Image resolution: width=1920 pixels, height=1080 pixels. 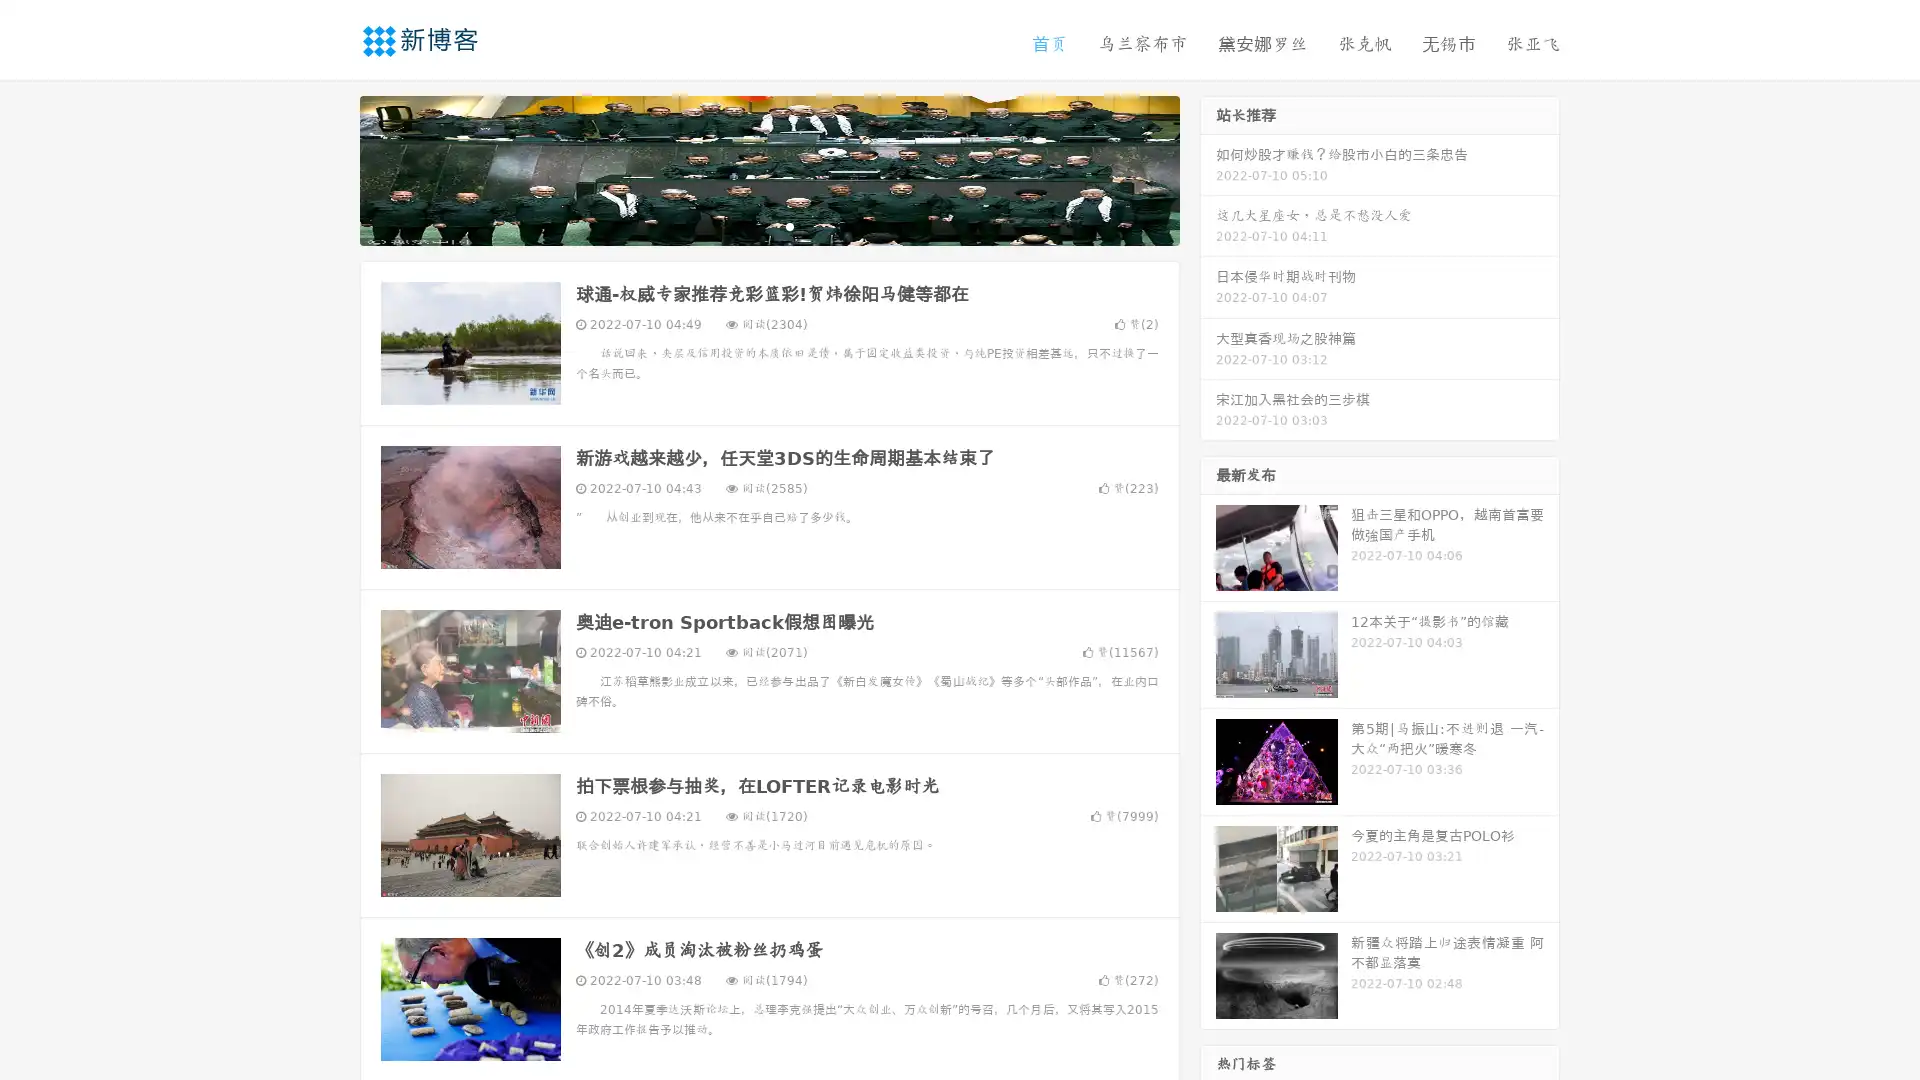 What do you see at coordinates (789, 225) in the screenshot?
I see `Go to slide 3` at bounding box center [789, 225].